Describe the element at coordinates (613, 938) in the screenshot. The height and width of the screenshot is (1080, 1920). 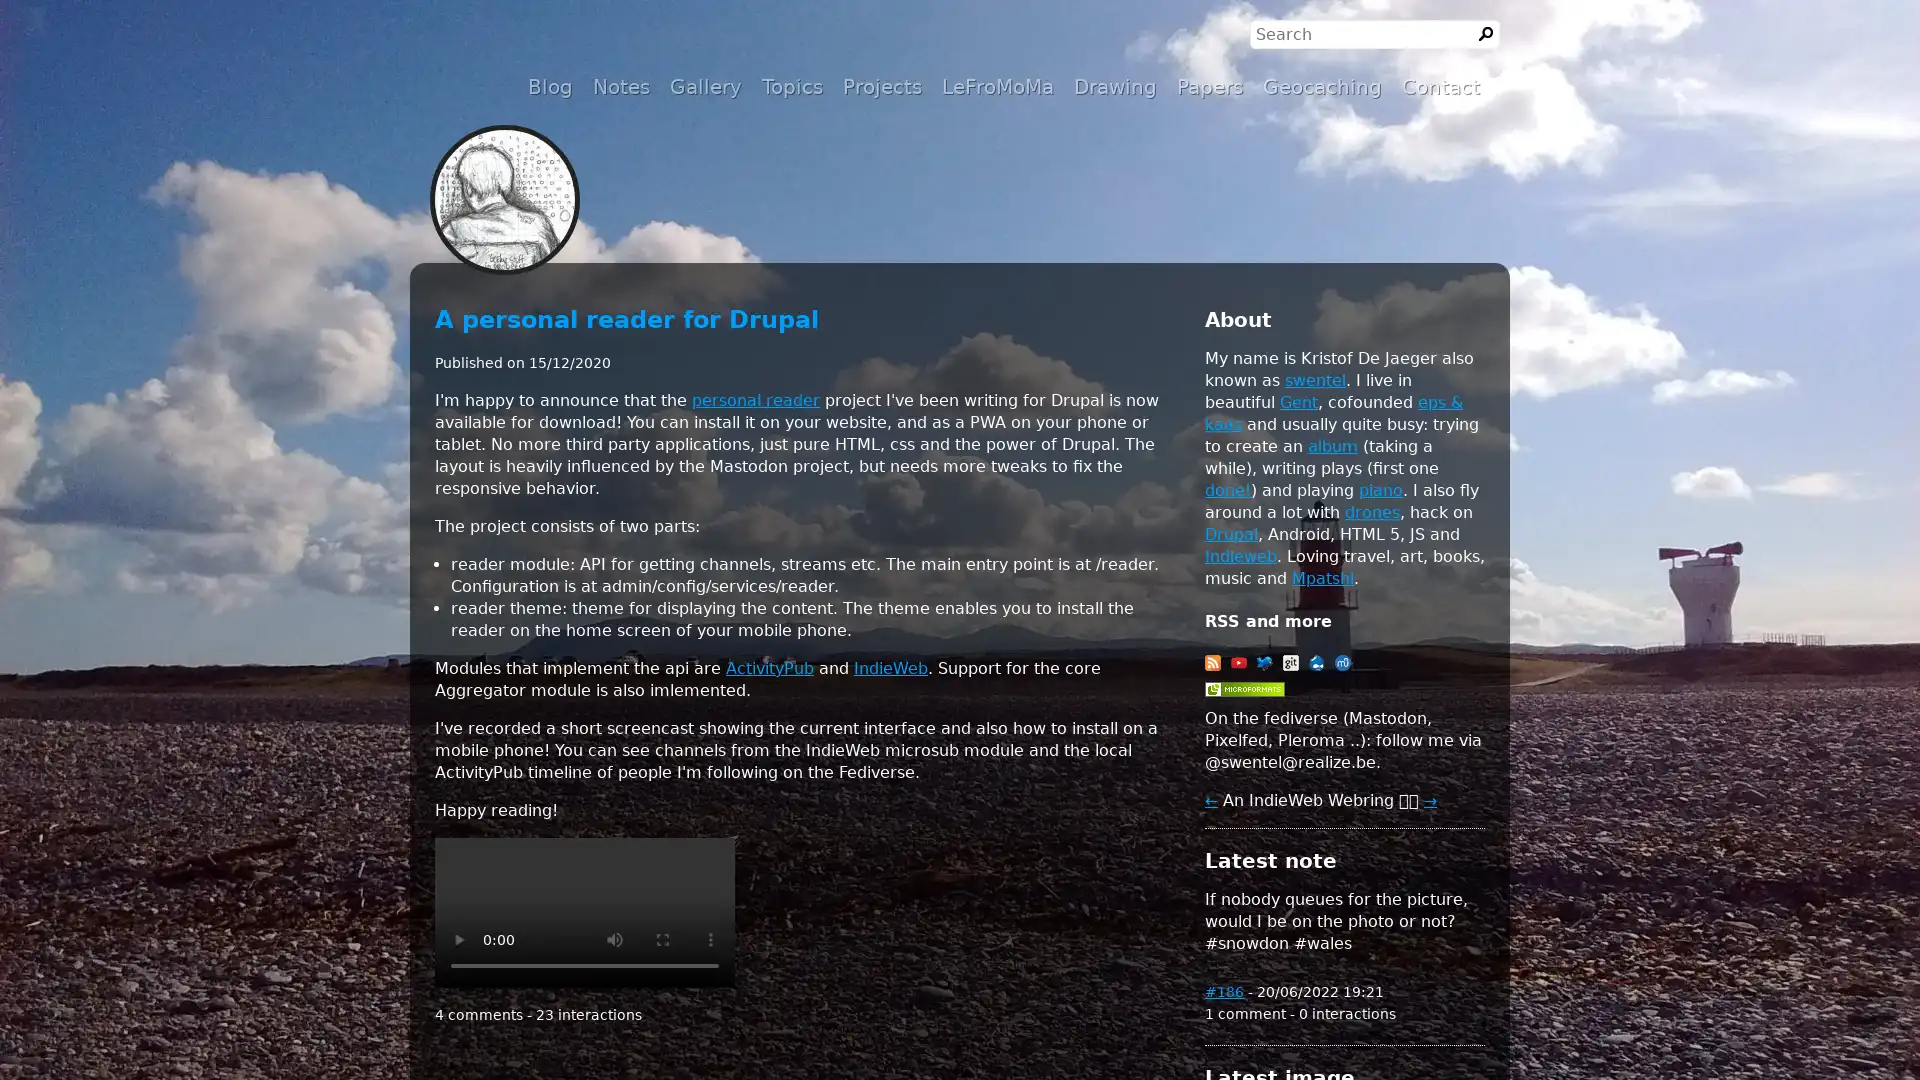
I see `mute` at that location.